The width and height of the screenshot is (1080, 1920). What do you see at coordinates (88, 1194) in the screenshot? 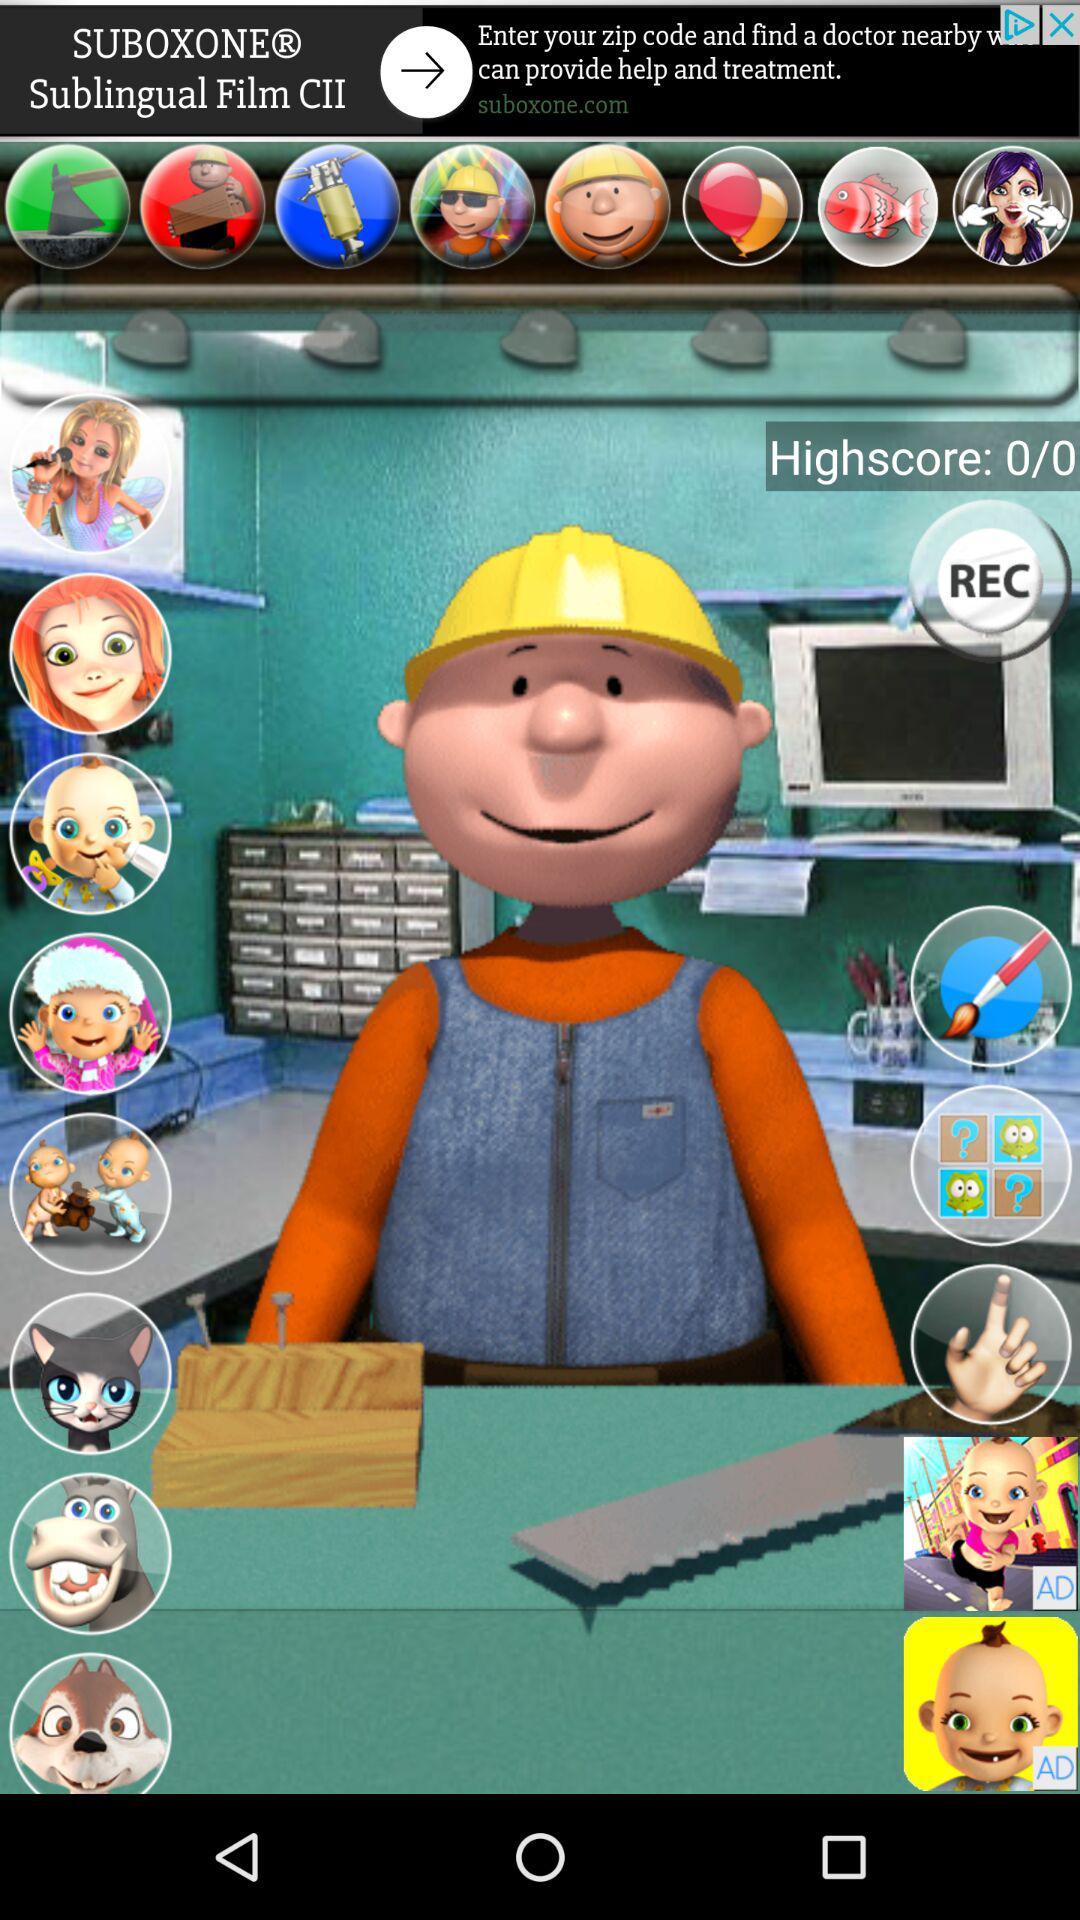
I see `new character s` at bounding box center [88, 1194].